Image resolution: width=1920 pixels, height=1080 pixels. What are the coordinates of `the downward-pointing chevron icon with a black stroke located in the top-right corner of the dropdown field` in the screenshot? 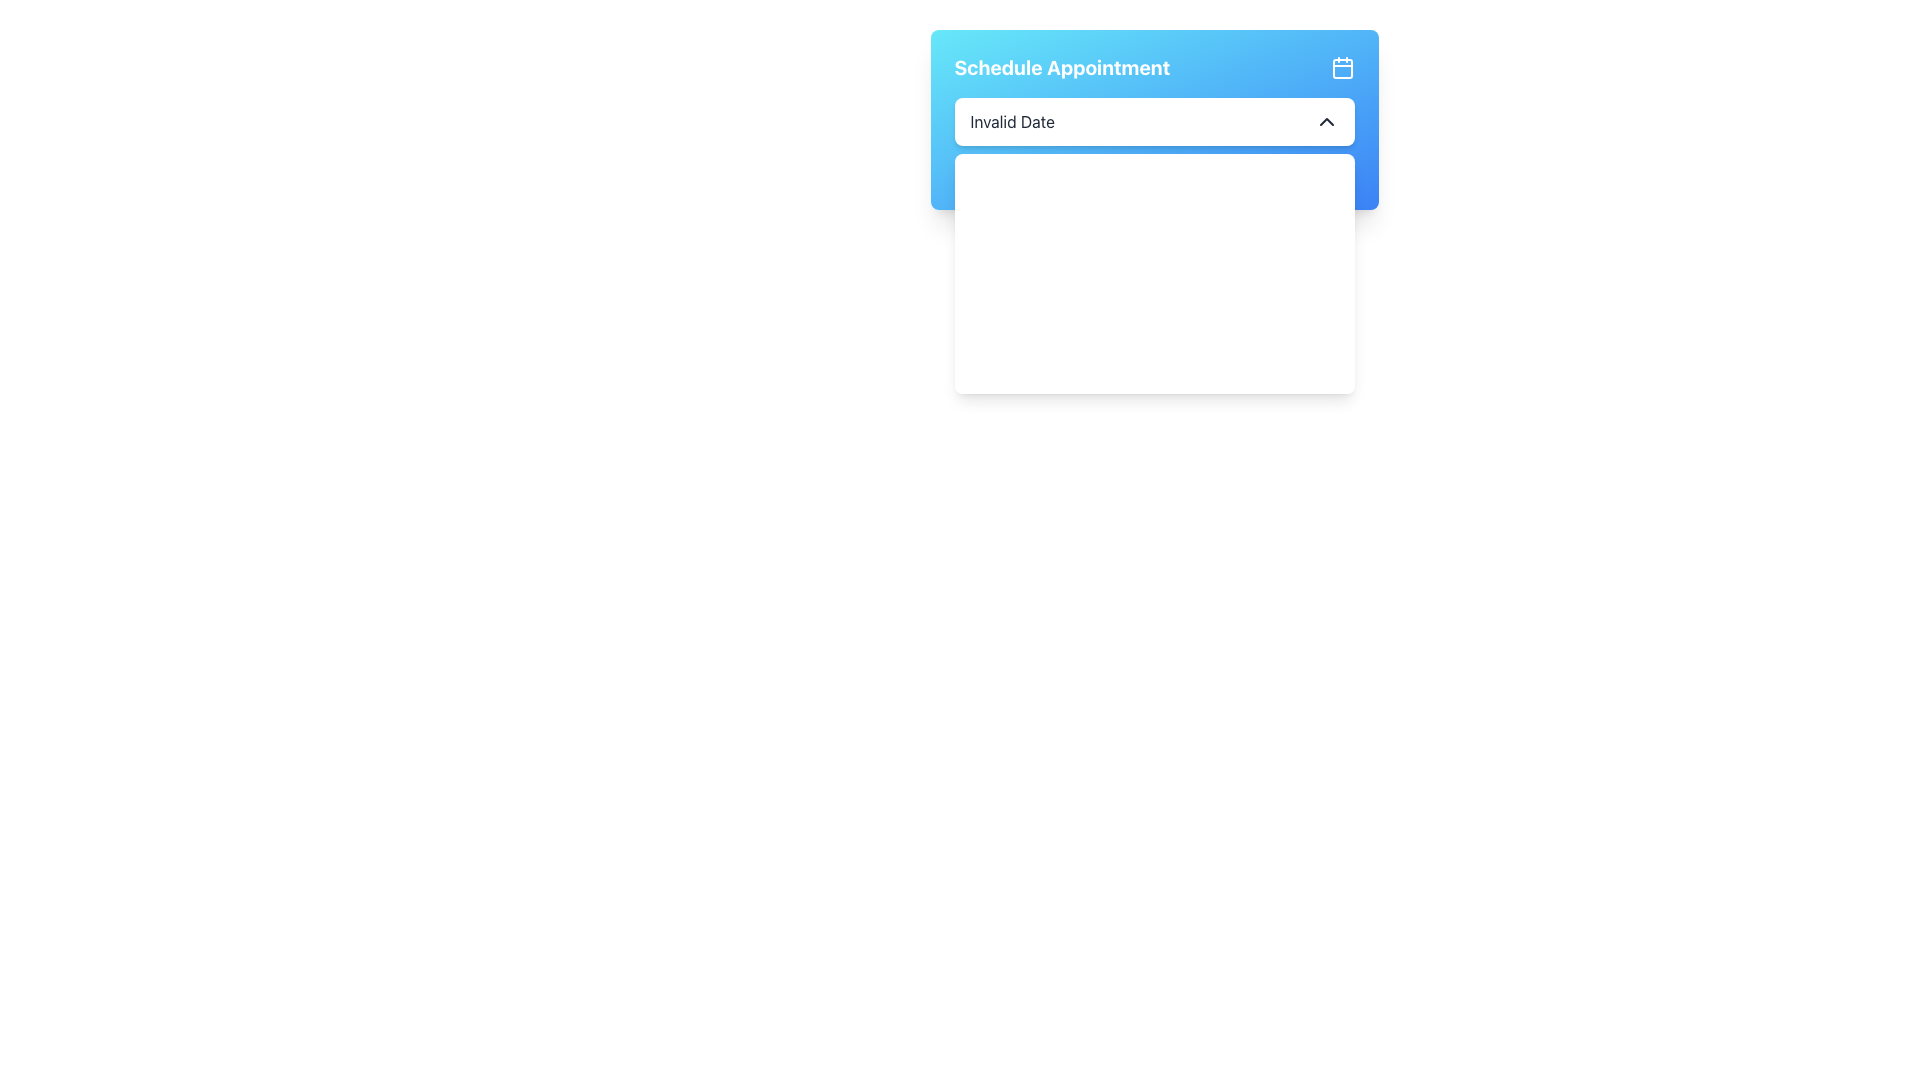 It's located at (1326, 122).